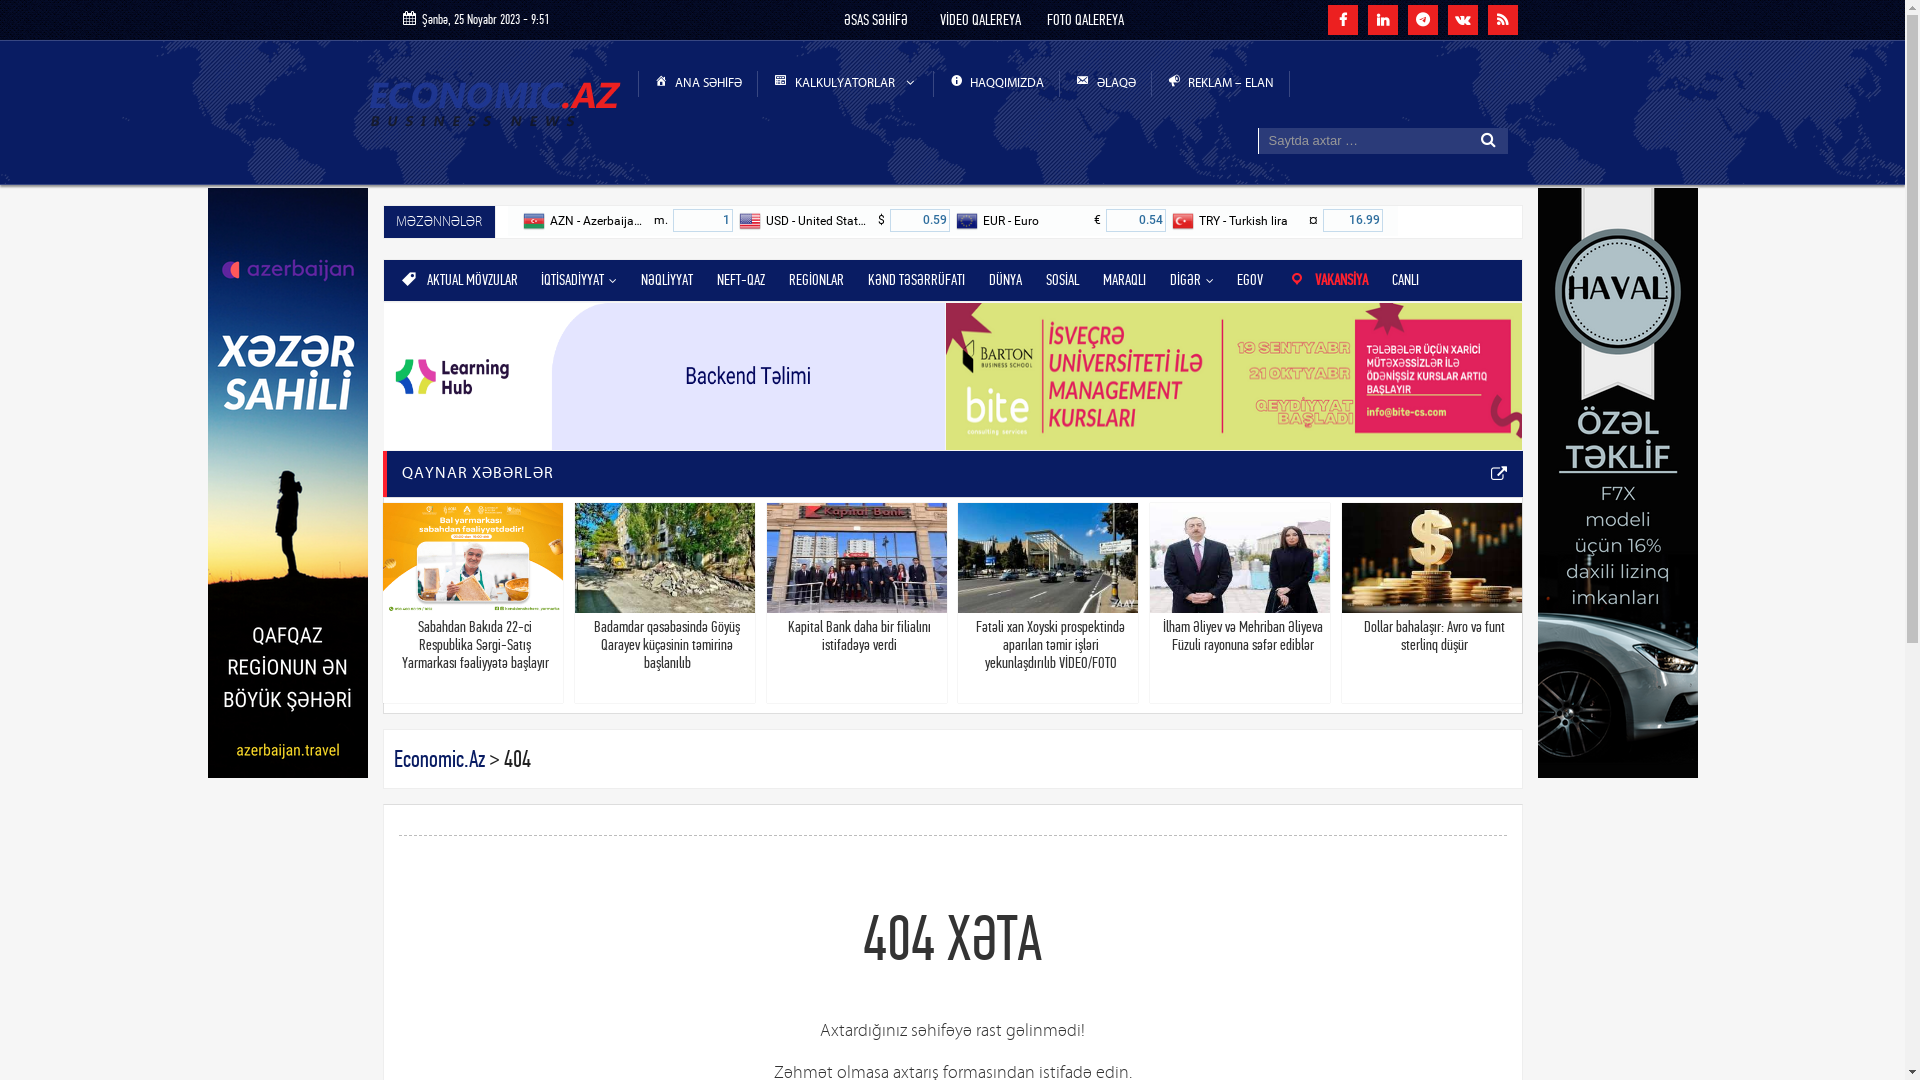 This screenshot has height=1080, width=1920. What do you see at coordinates (522, 220) in the screenshot?
I see `'Azerbaijani manat'` at bounding box center [522, 220].